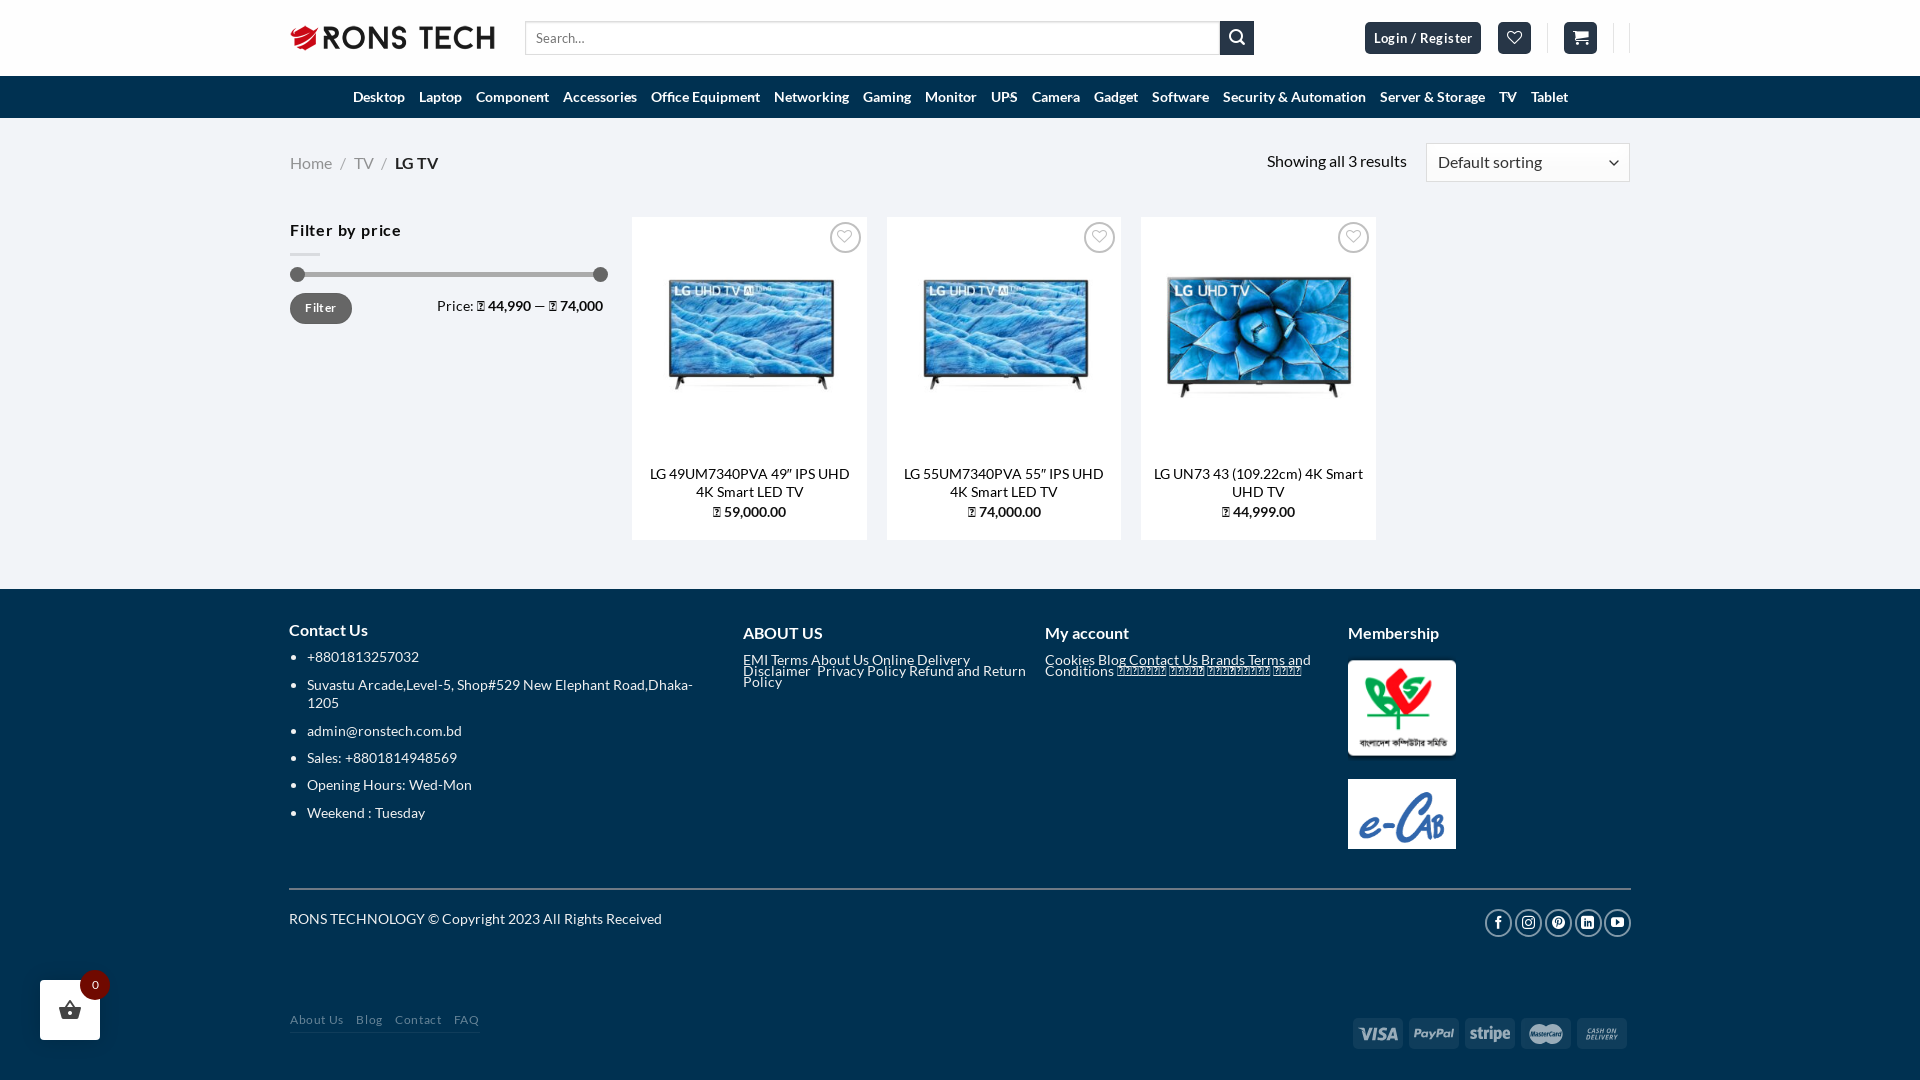 The width and height of the screenshot is (1920, 1080). Describe the element at coordinates (411, 96) in the screenshot. I see `'Laptop'` at that location.